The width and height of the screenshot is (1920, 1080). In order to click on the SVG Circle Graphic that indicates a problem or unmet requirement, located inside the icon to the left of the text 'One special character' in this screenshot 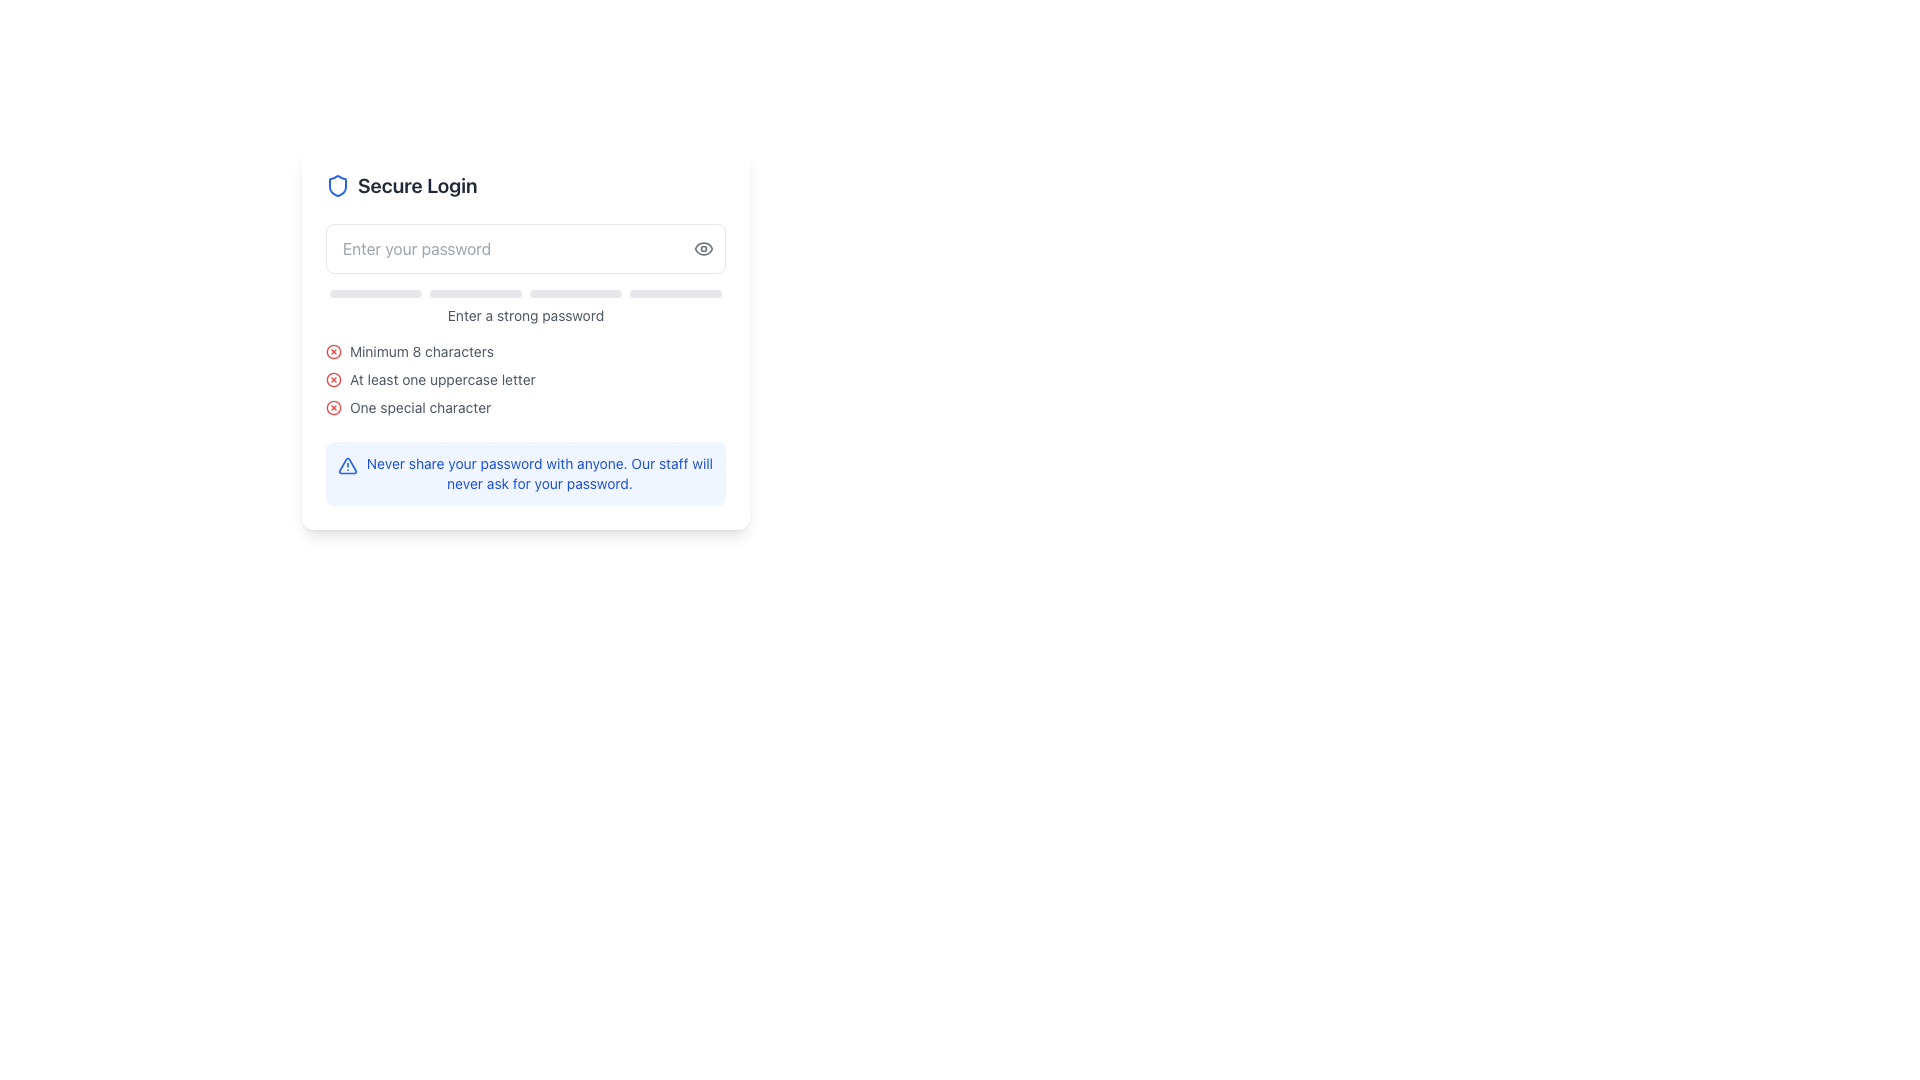, I will do `click(334, 407)`.